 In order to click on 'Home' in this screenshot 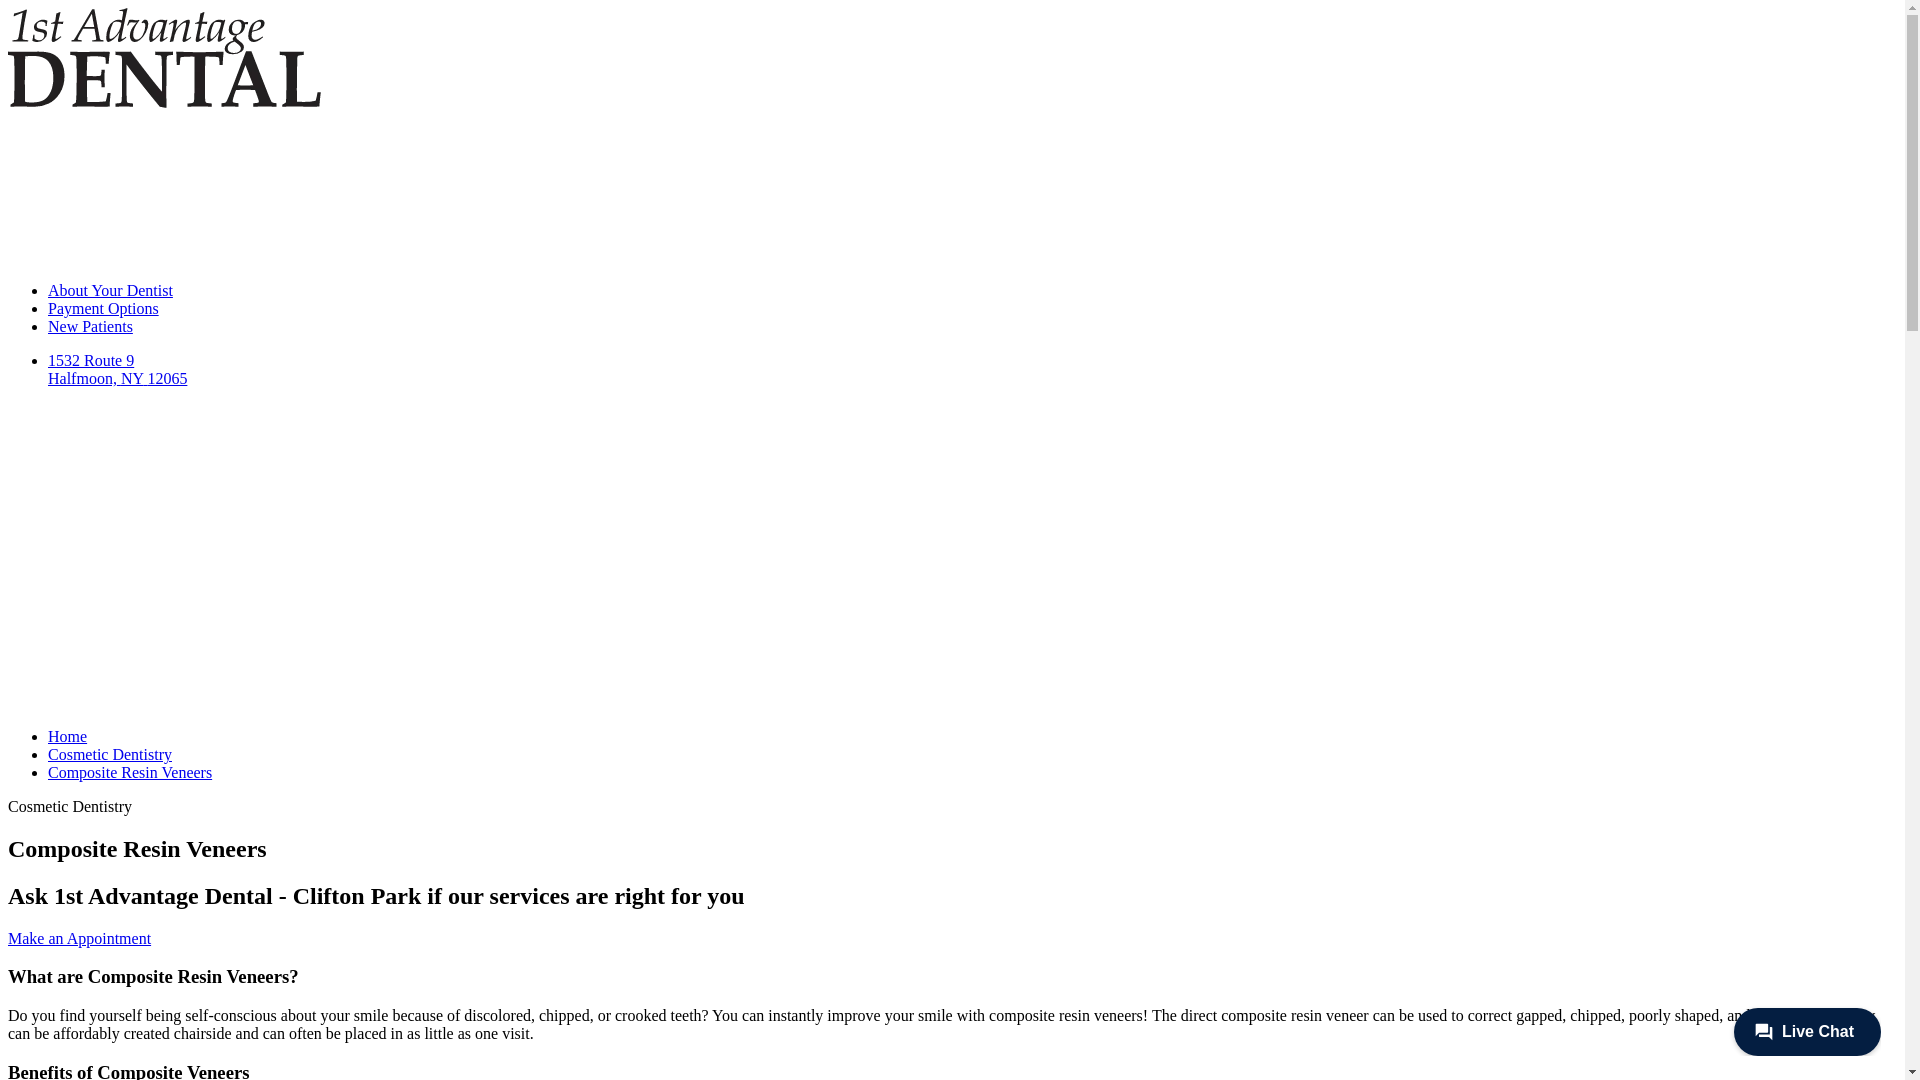, I will do `click(67, 736)`.